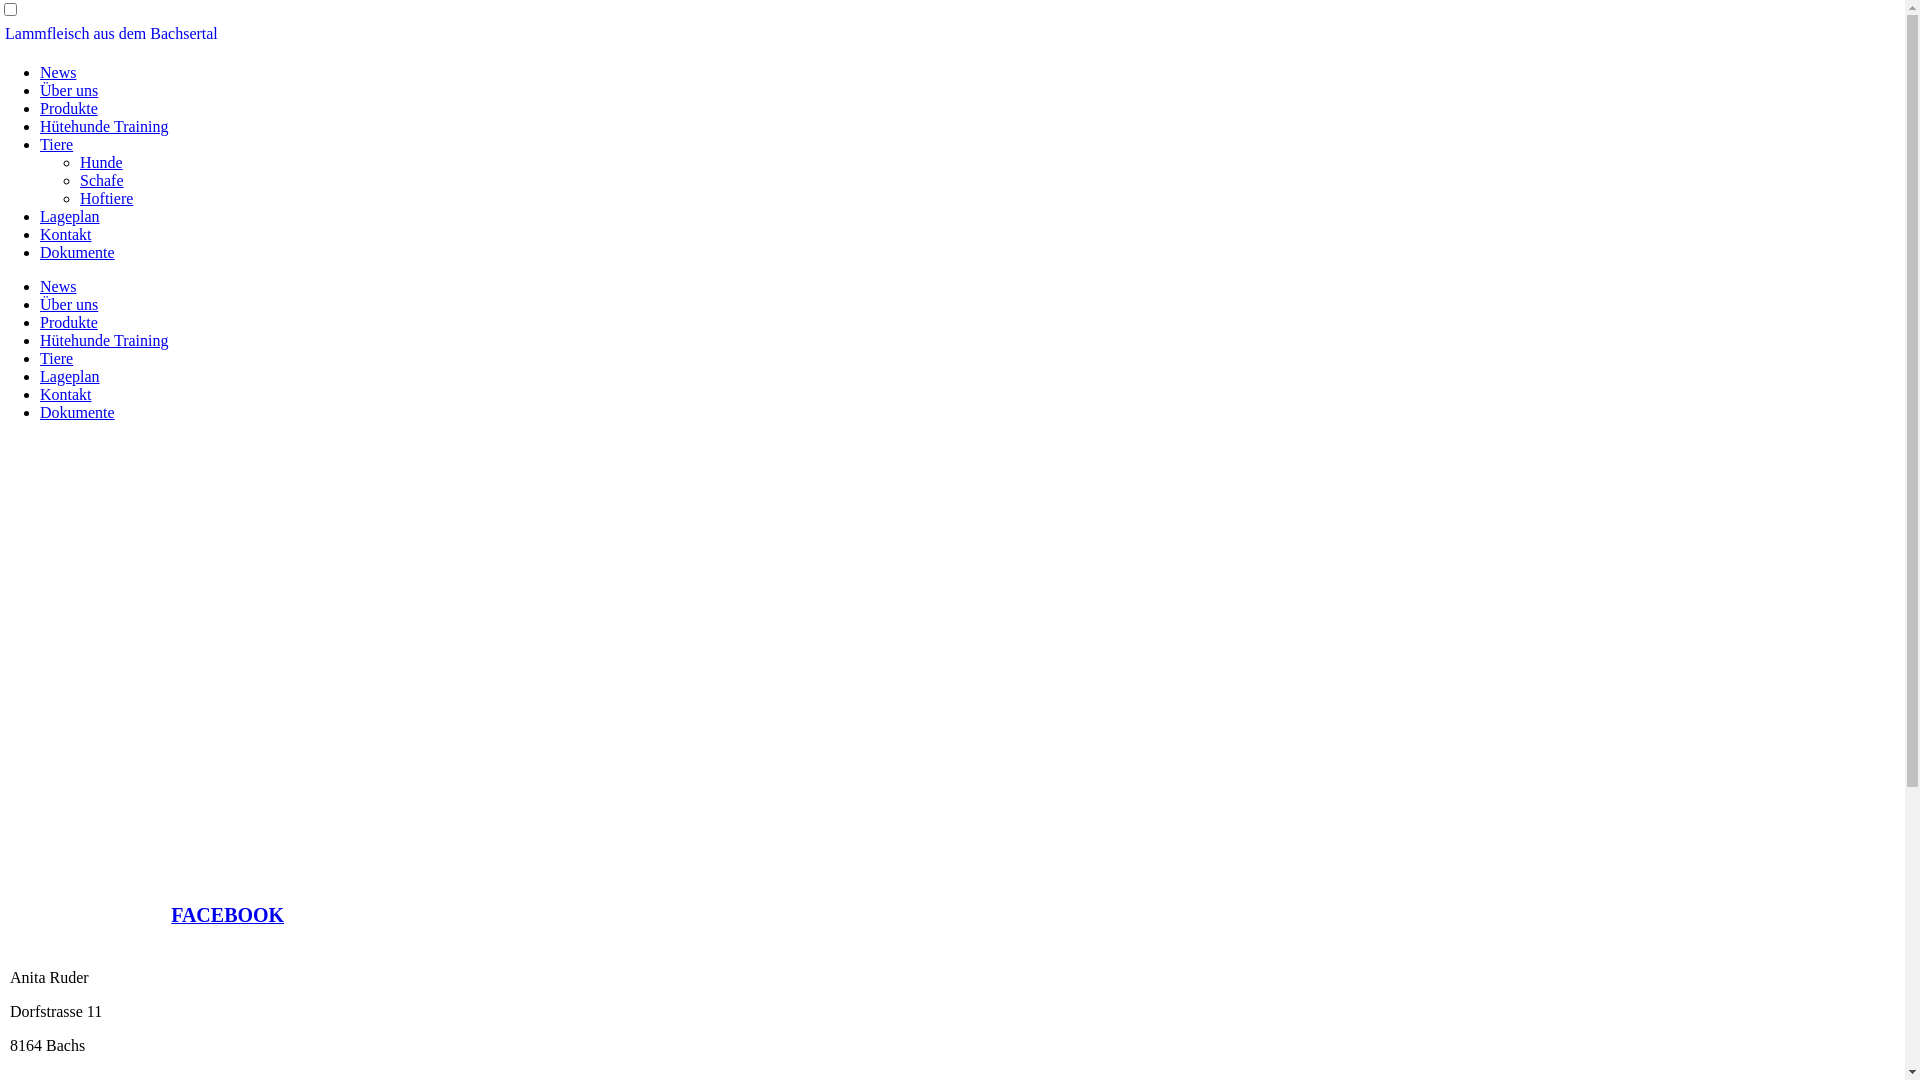 Image resolution: width=1920 pixels, height=1080 pixels. What do you see at coordinates (105, 198) in the screenshot?
I see `'Hoftiere'` at bounding box center [105, 198].